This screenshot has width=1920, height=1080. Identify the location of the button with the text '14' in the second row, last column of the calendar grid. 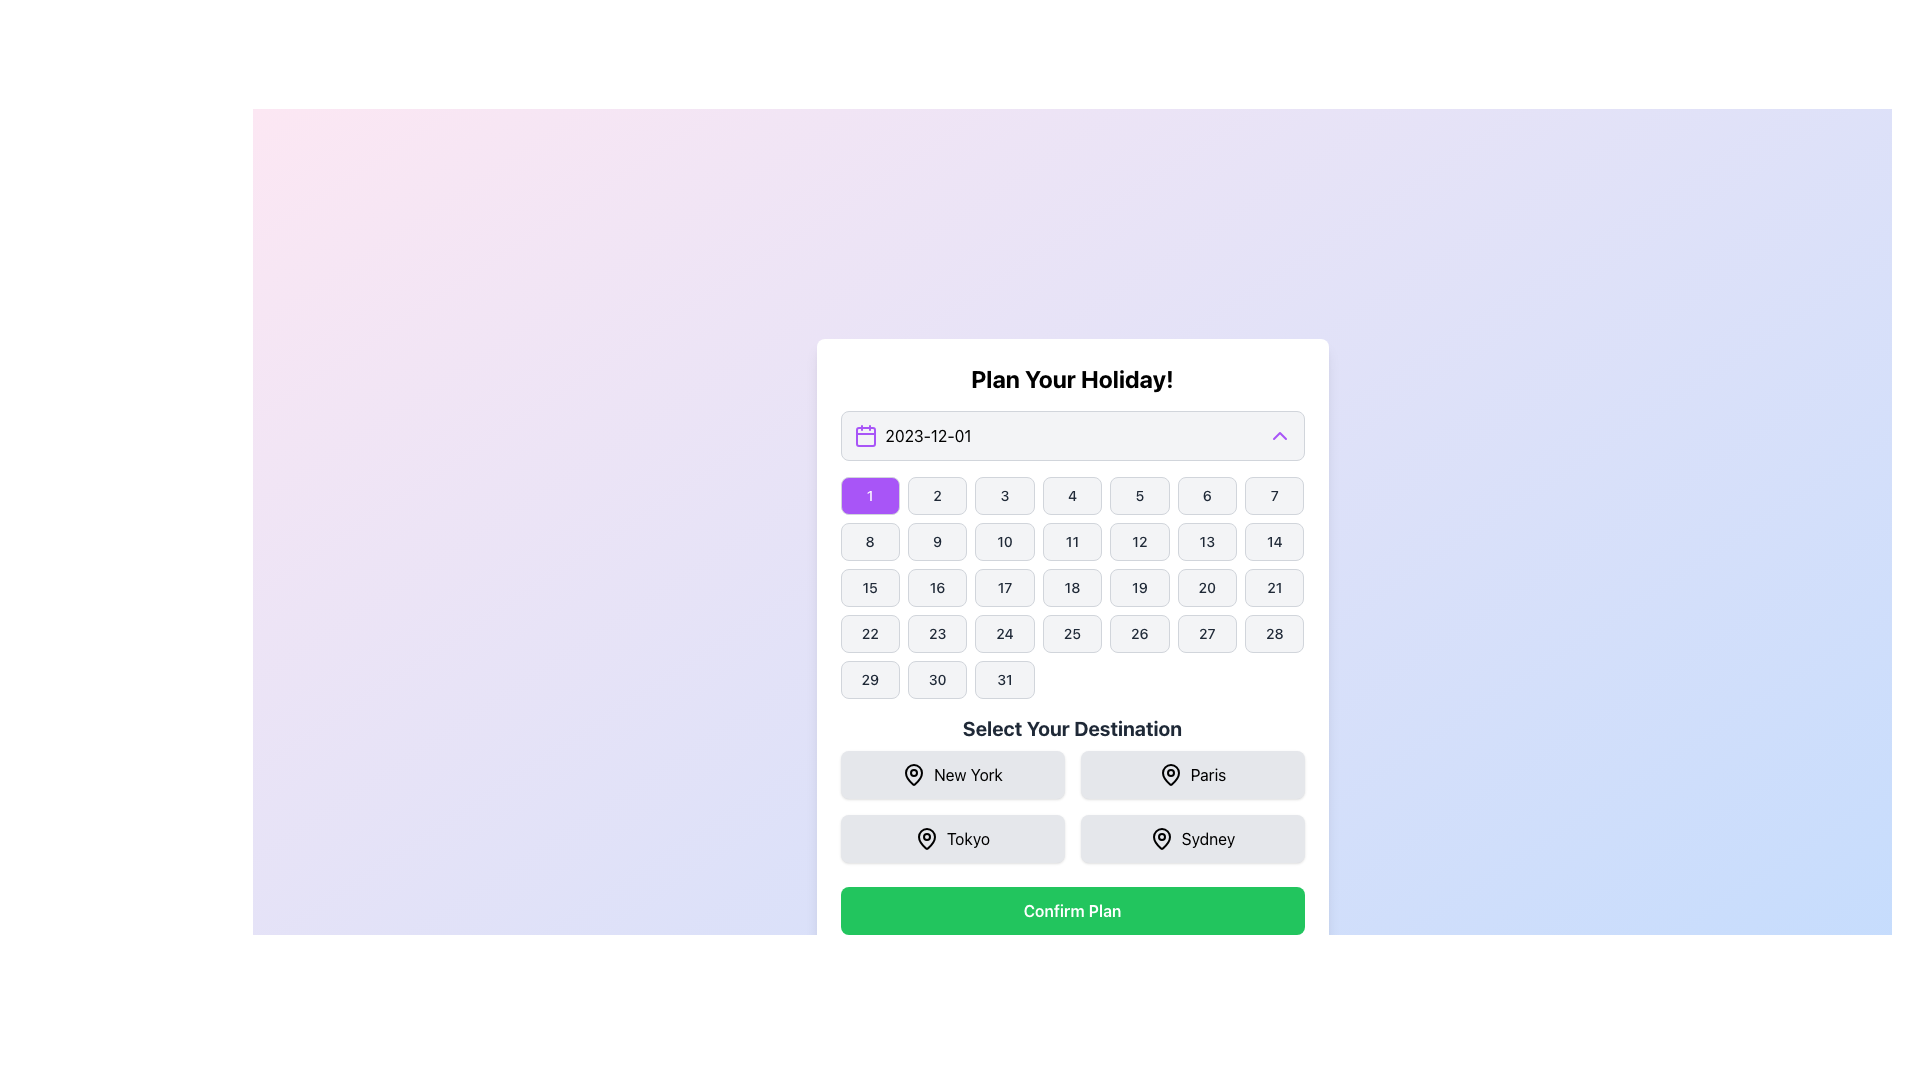
(1273, 542).